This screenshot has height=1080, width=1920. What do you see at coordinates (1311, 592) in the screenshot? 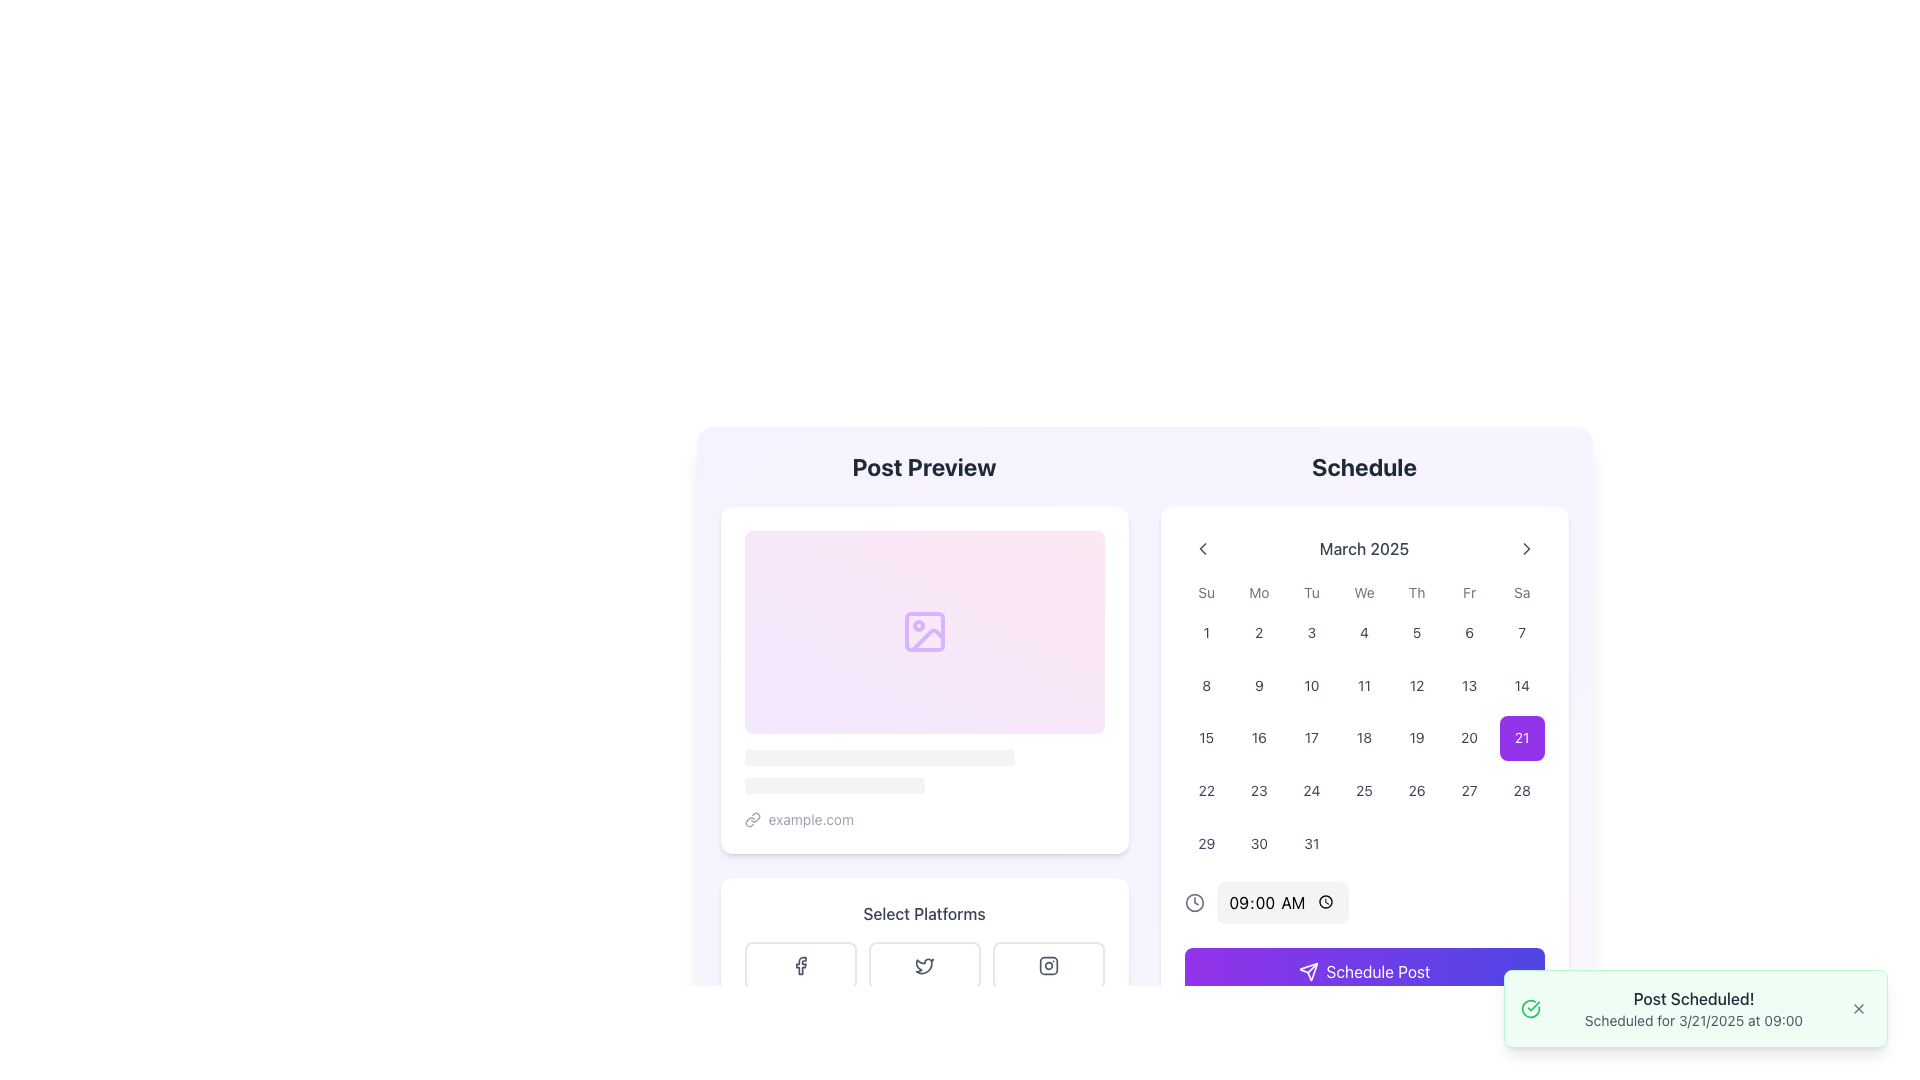
I see `the non-interactive text label displaying 'Tu', which is the third entry in the row of weekday abbreviations in the calendar section` at bounding box center [1311, 592].